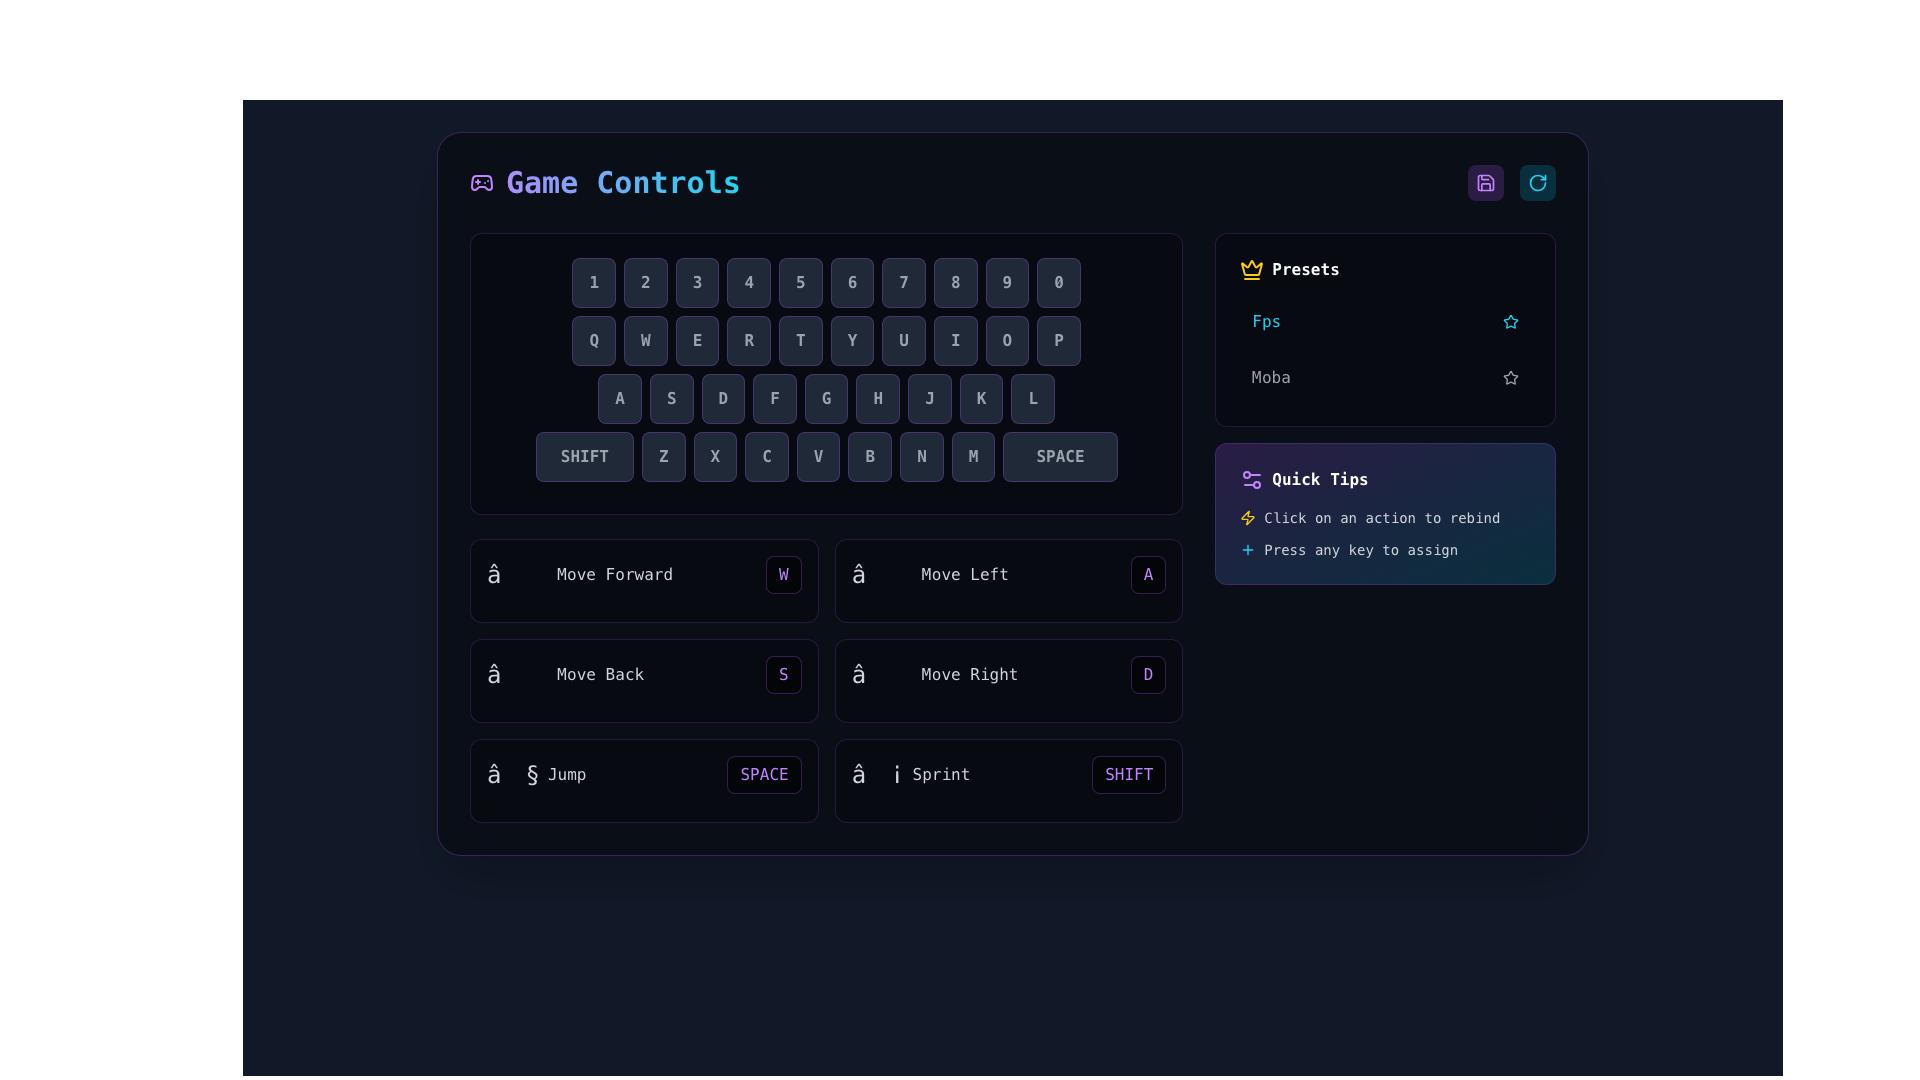  I want to click on the button with a dark-gray background and an uppercase 'I' in the center to simulate pressing the 'I' key on the virtual keyboard, so click(954, 339).